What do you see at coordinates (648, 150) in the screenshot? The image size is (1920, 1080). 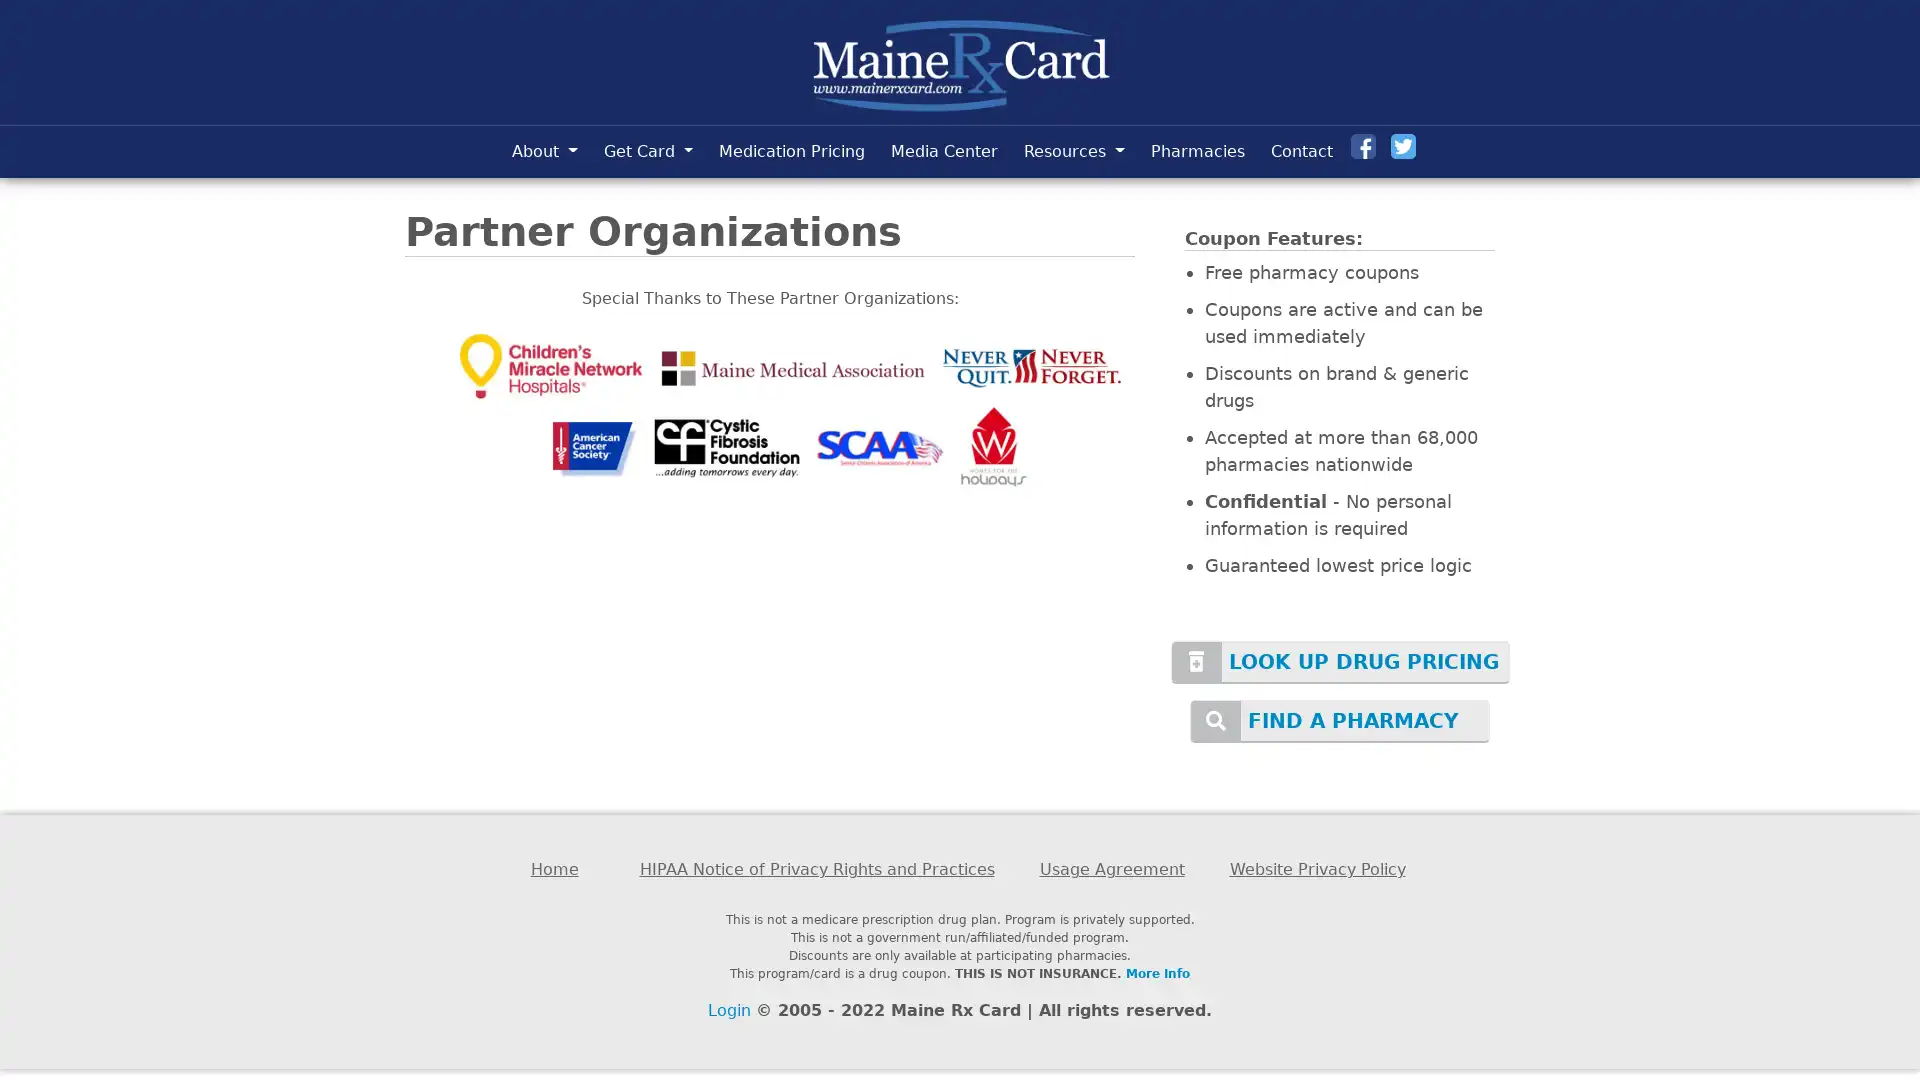 I see `Get Card` at bounding box center [648, 150].